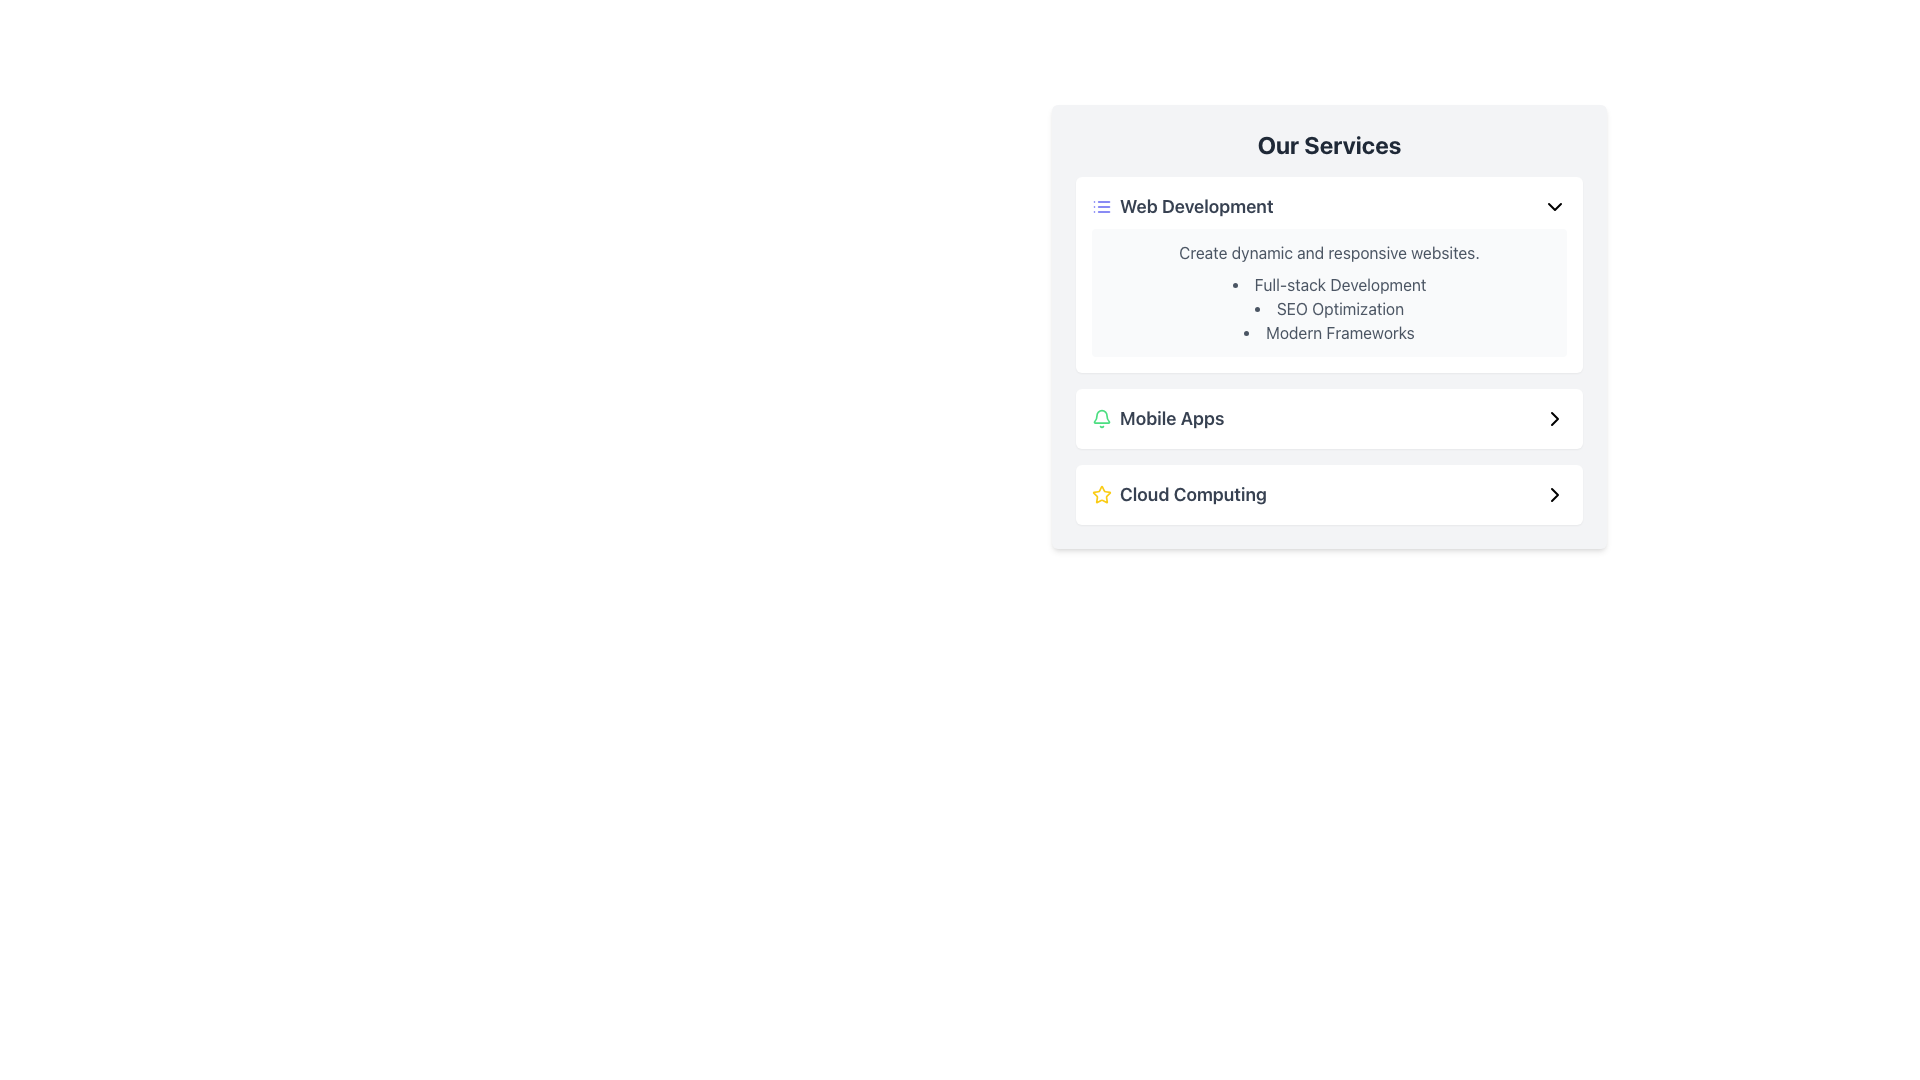 The image size is (1920, 1080). Describe the element at coordinates (1101, 494) in the screenshot. I see `the star-shaped yellow icon outlined with a thin stroke, located at the top of the 'Cloud Computing' service category in the list of services` at that location.